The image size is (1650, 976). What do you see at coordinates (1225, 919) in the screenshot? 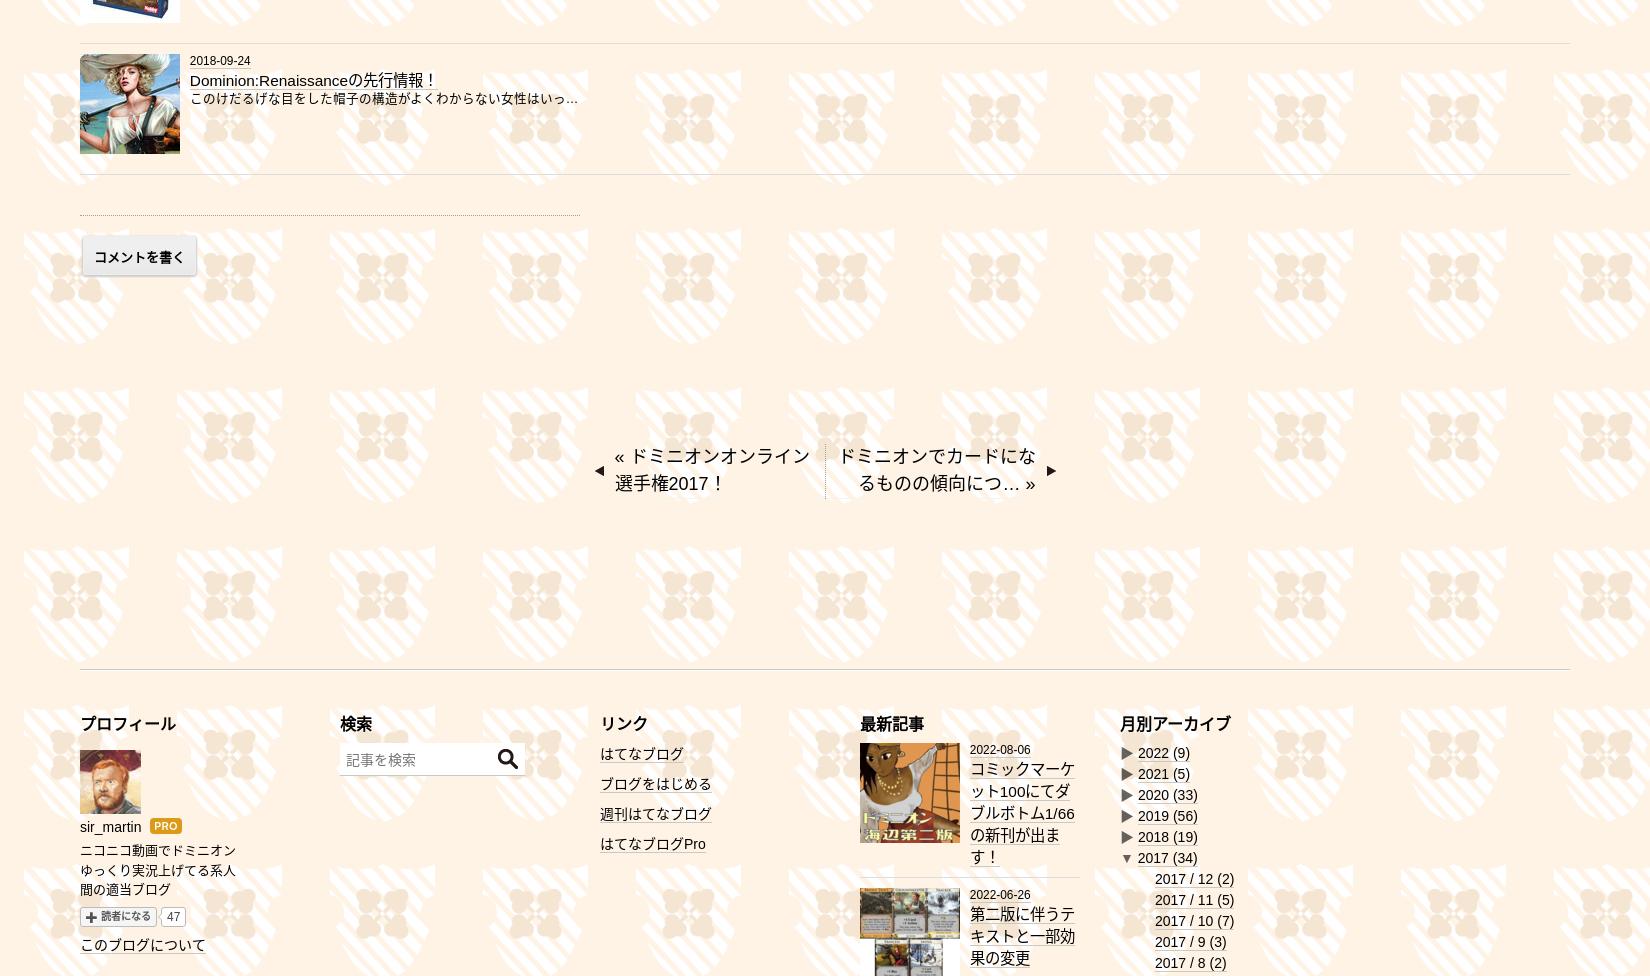
I see `'(7)'` at bounding box center [1225, 919].